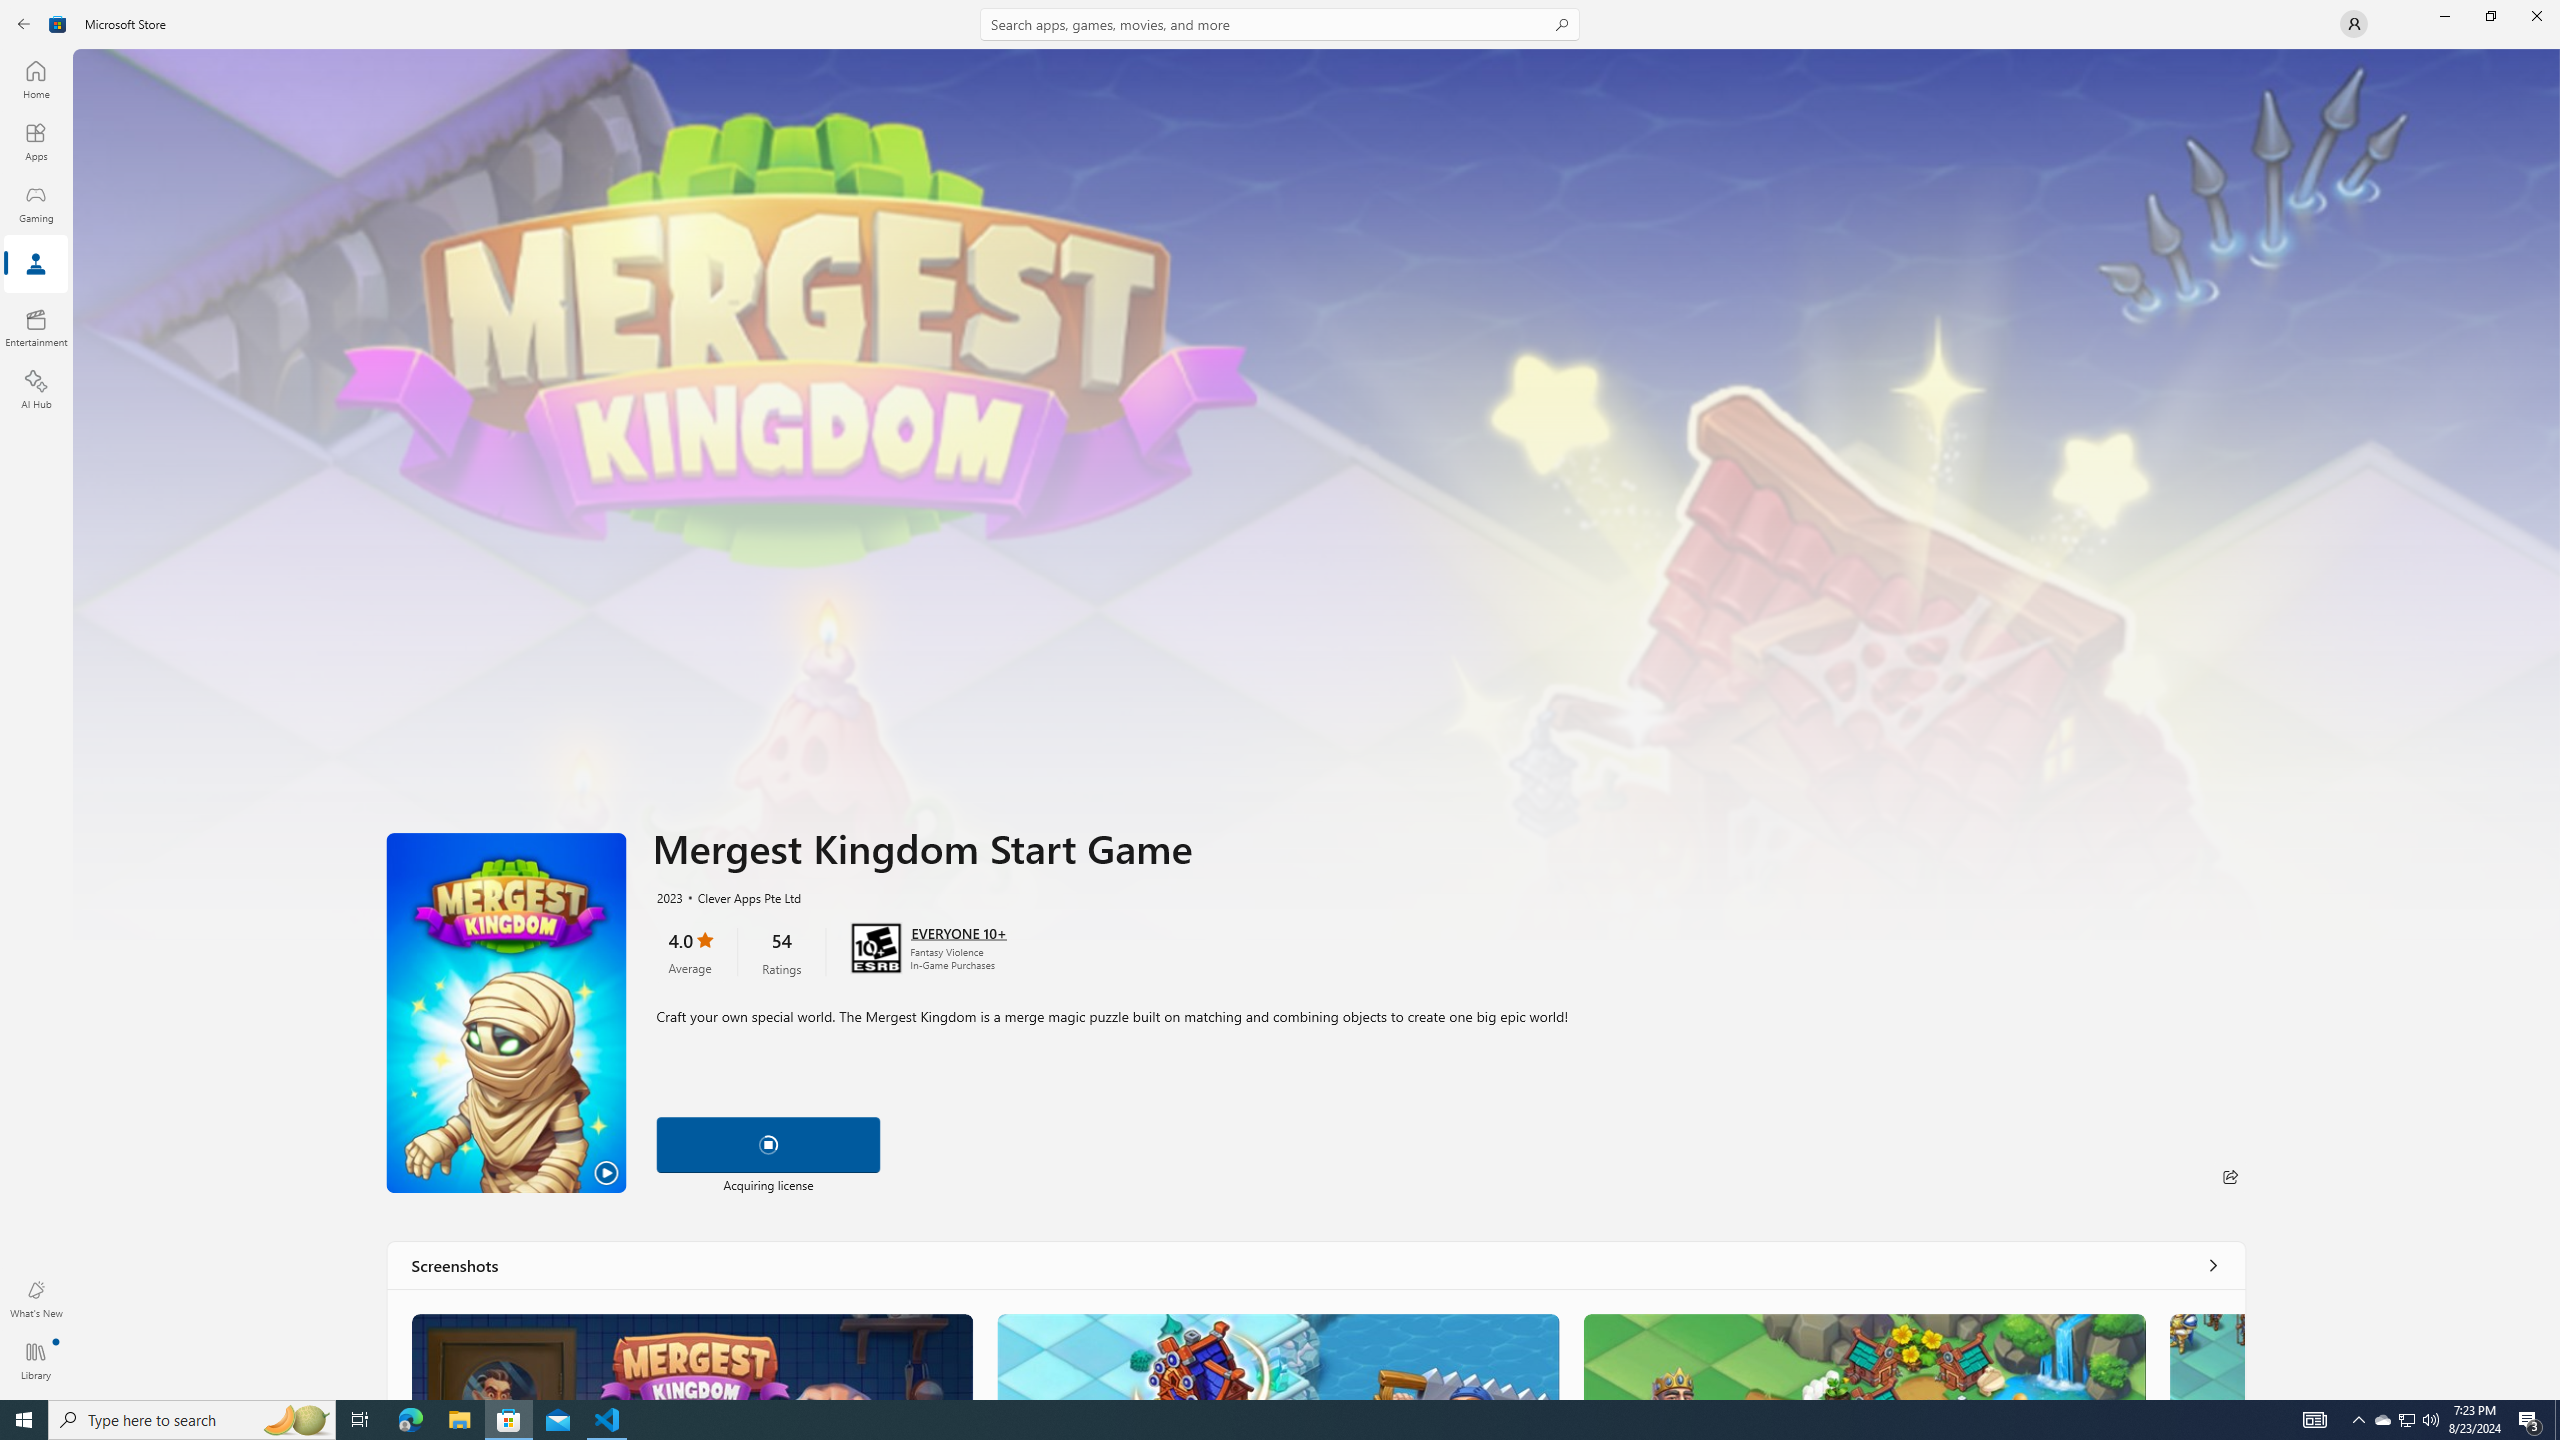 The width and height of the screenshot is (2560, 1440). I want to click on 'Search', so click(1280, 23).